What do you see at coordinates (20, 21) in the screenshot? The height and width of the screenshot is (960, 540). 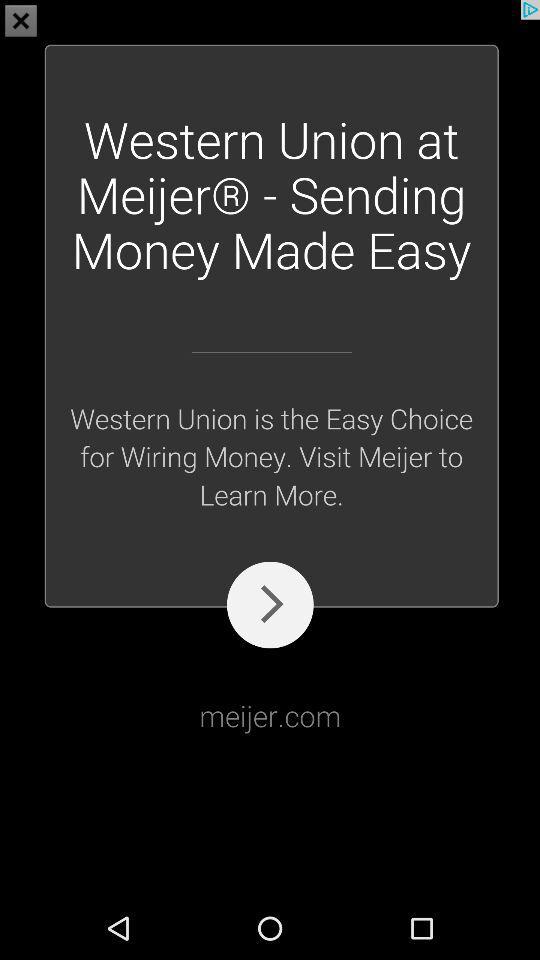 I see `the close icon` at bounding box center [20, 21].